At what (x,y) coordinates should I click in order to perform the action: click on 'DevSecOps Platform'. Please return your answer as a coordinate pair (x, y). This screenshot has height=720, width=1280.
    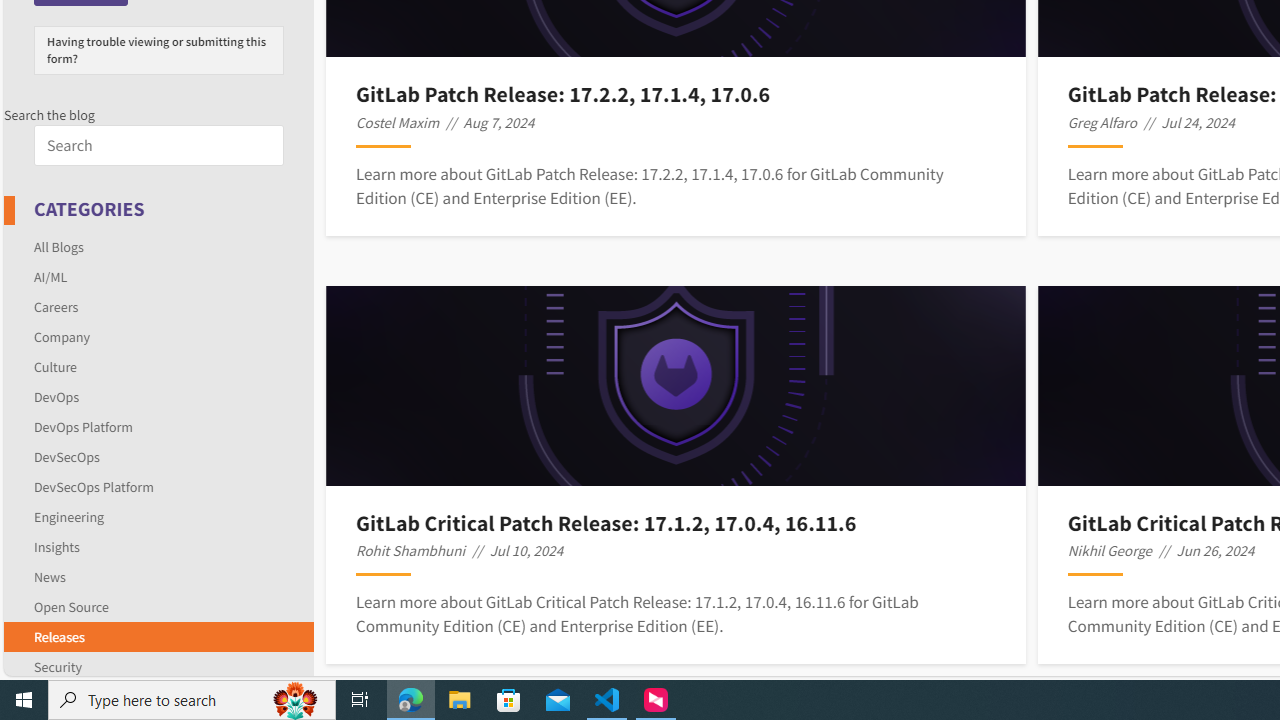
    Looking at the image, I should click on (93, 486).